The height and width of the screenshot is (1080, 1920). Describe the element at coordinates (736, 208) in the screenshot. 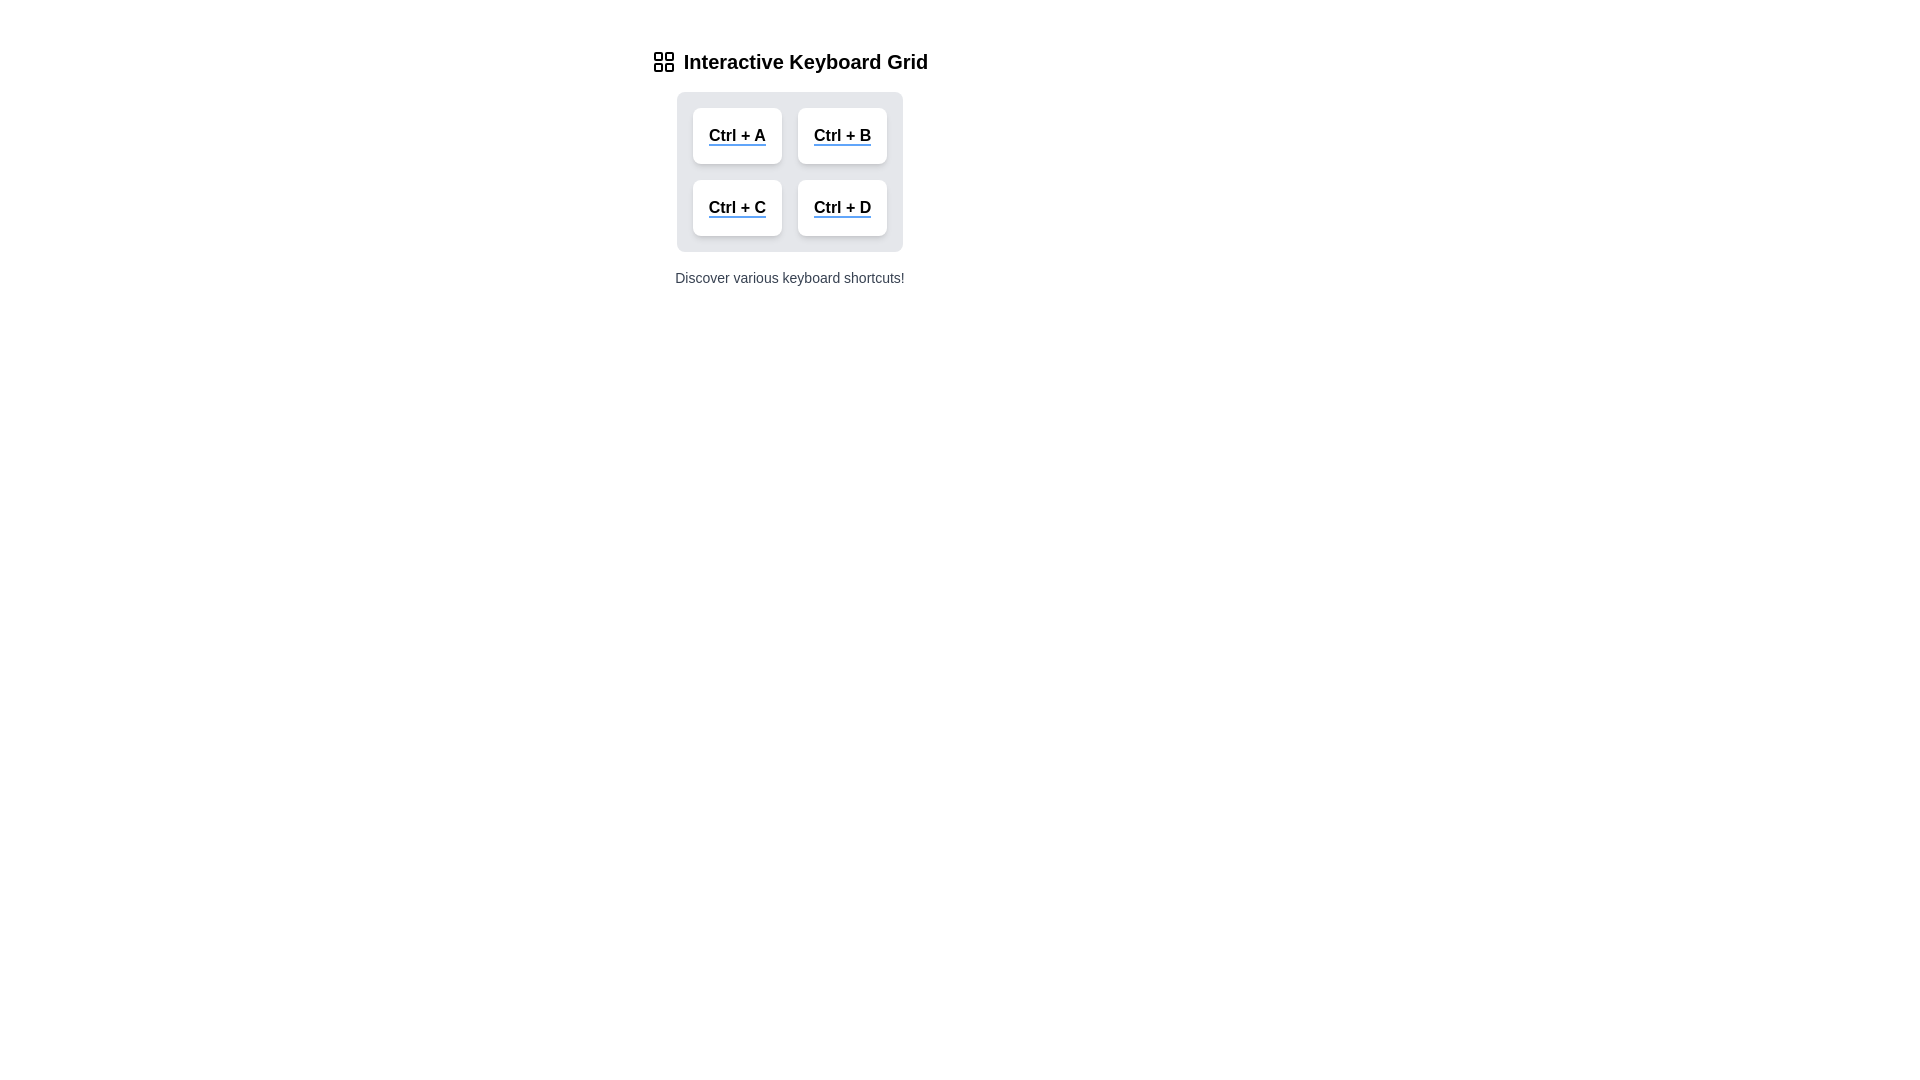

I see `the information provided by the informational card representing the keyboard shortcut 'Ctrl + C', located in the second row and first column of a 2x2 grid layout` at that location.